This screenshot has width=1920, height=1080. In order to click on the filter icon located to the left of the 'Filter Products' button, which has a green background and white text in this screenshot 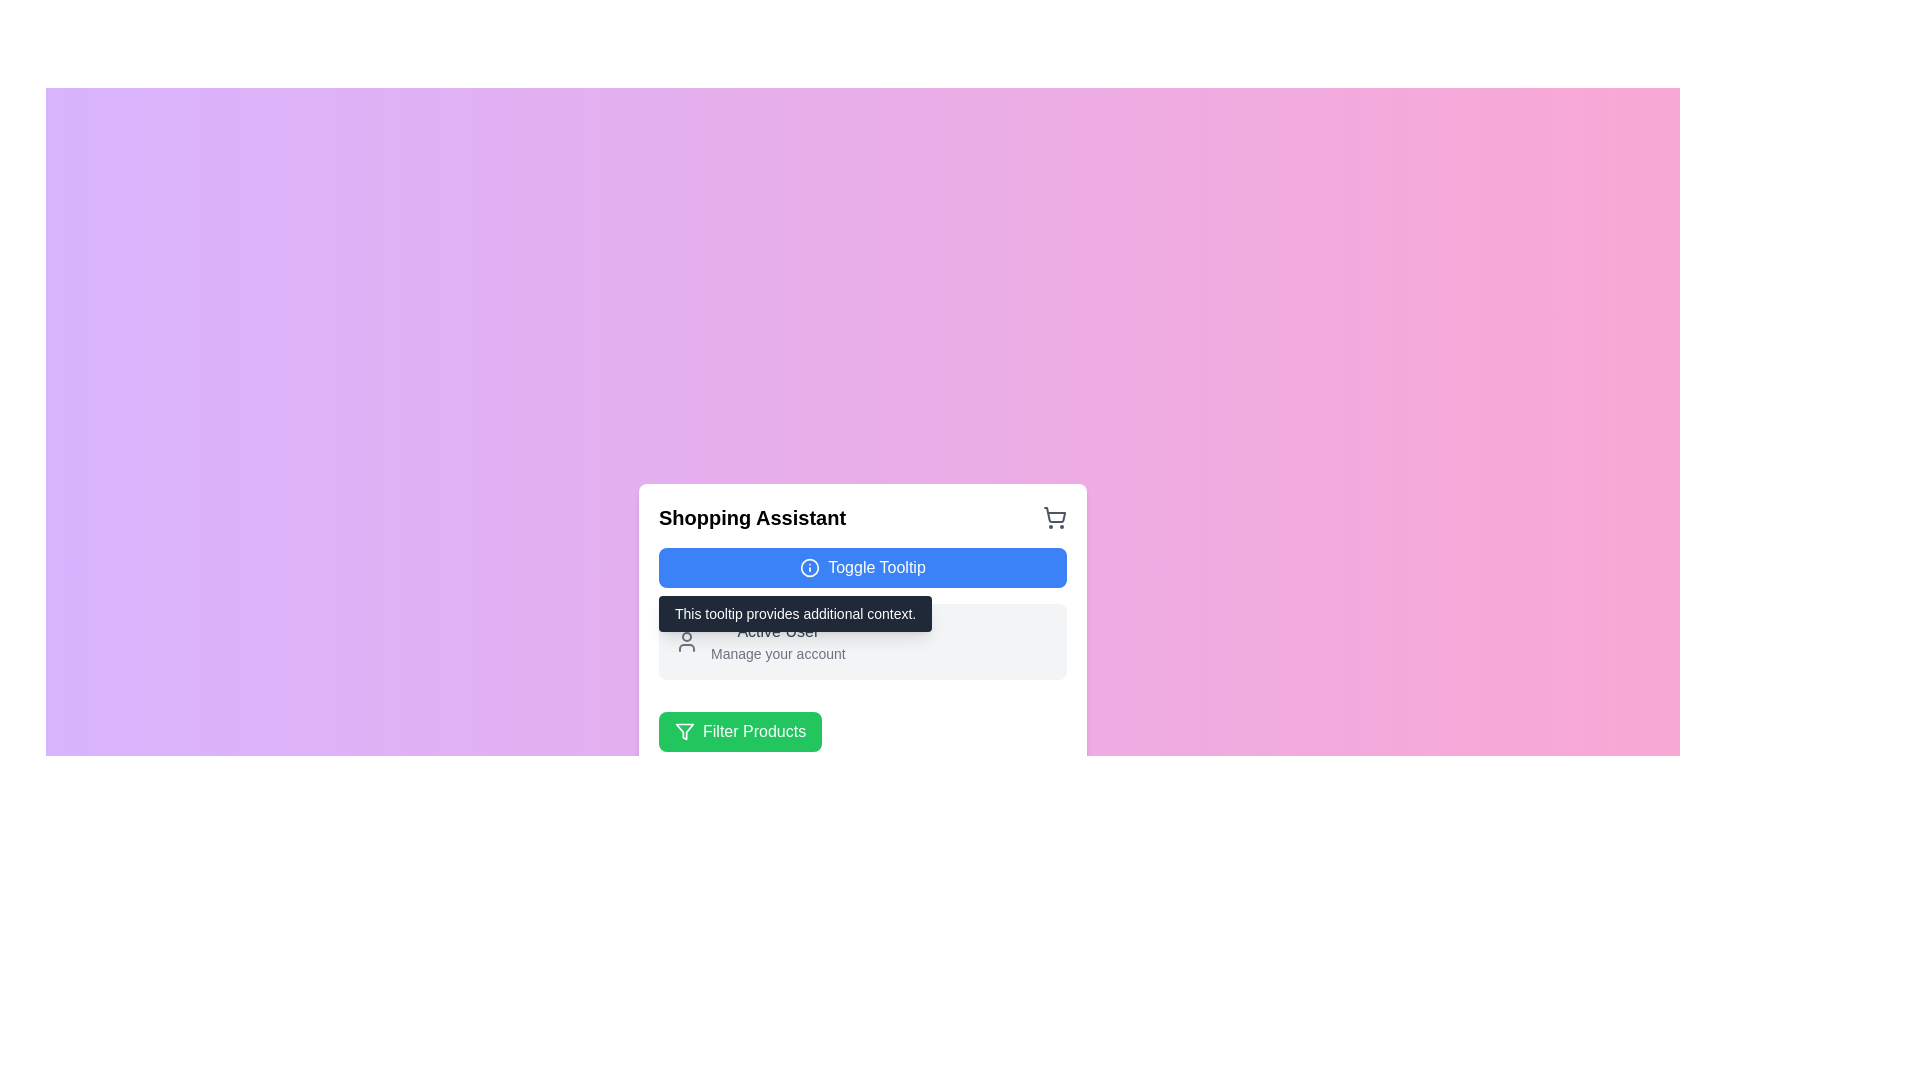, I will do `click(685, 732)`.